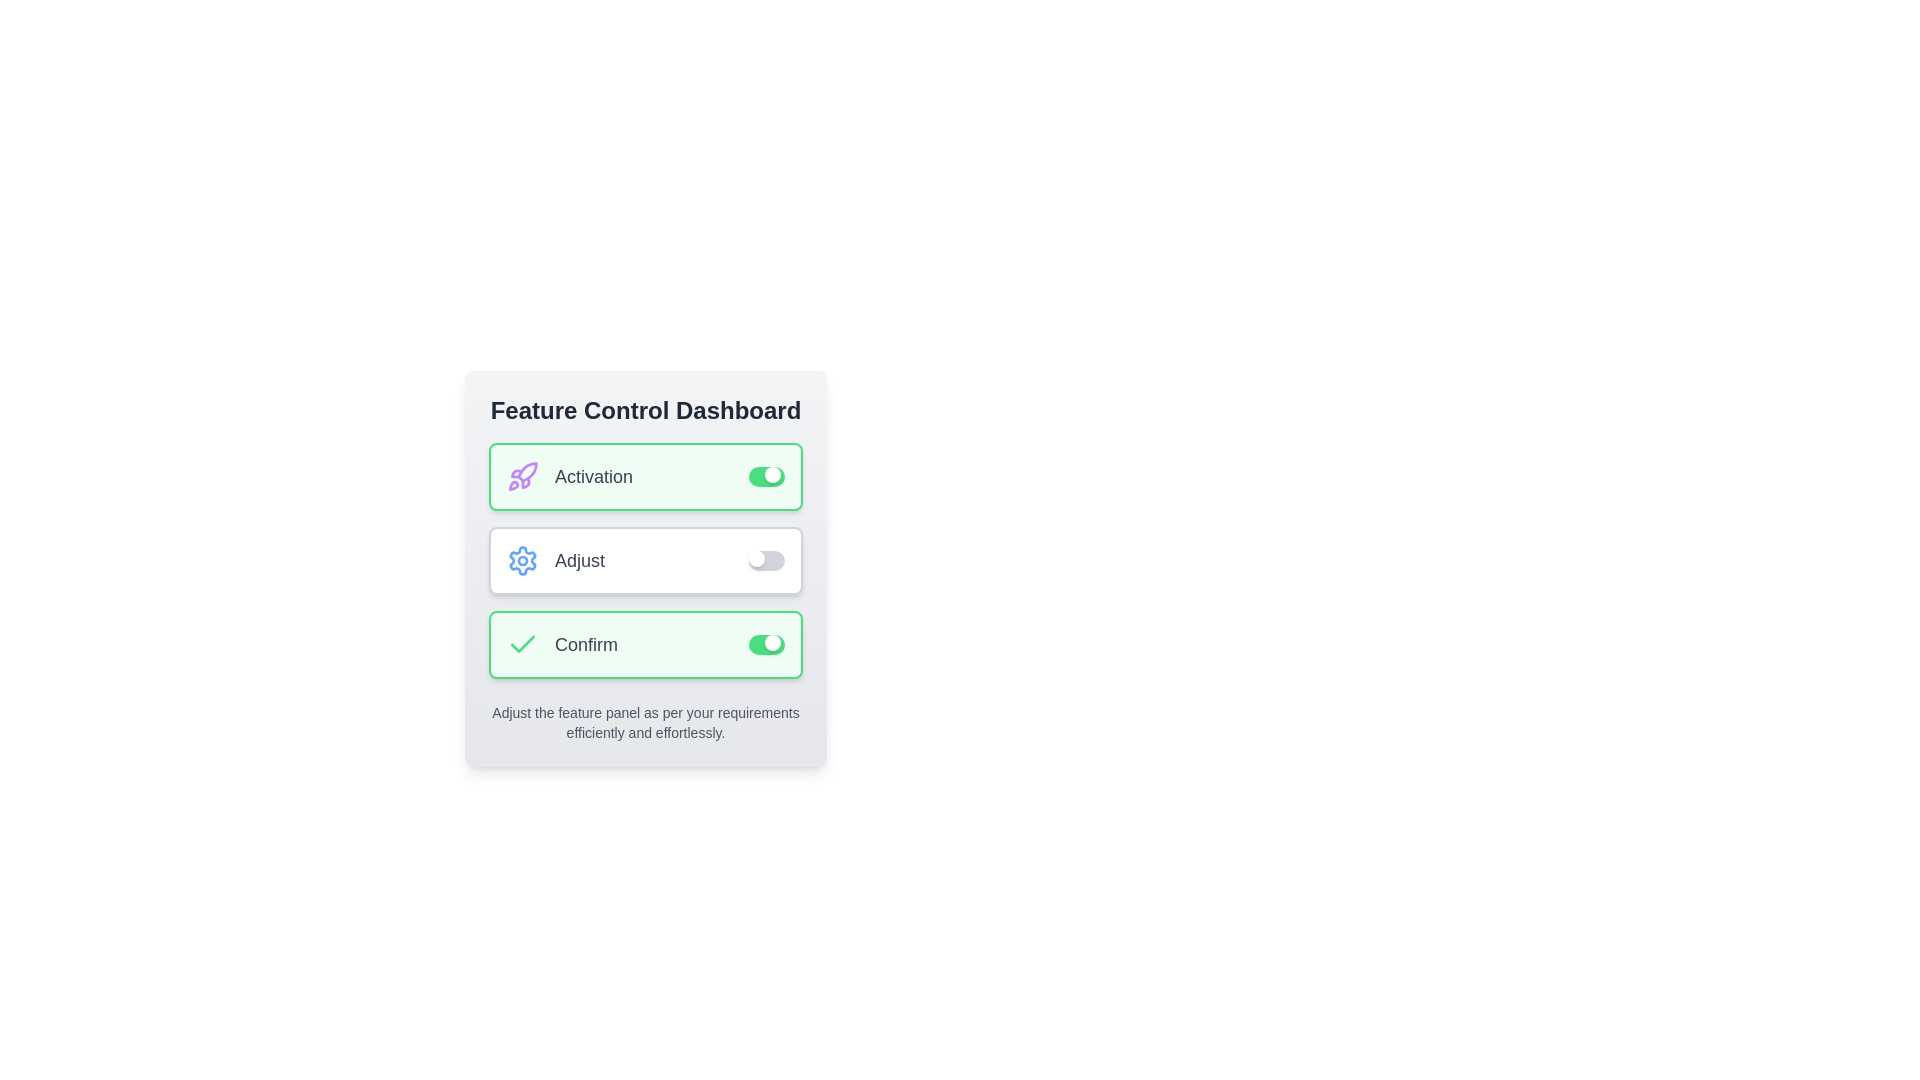 The width and height of the screenshot is (1920, 1080). Describe the element at coordinates (646, 722) in the screenshot. I see `the text area below the panel to read the information` at that location.